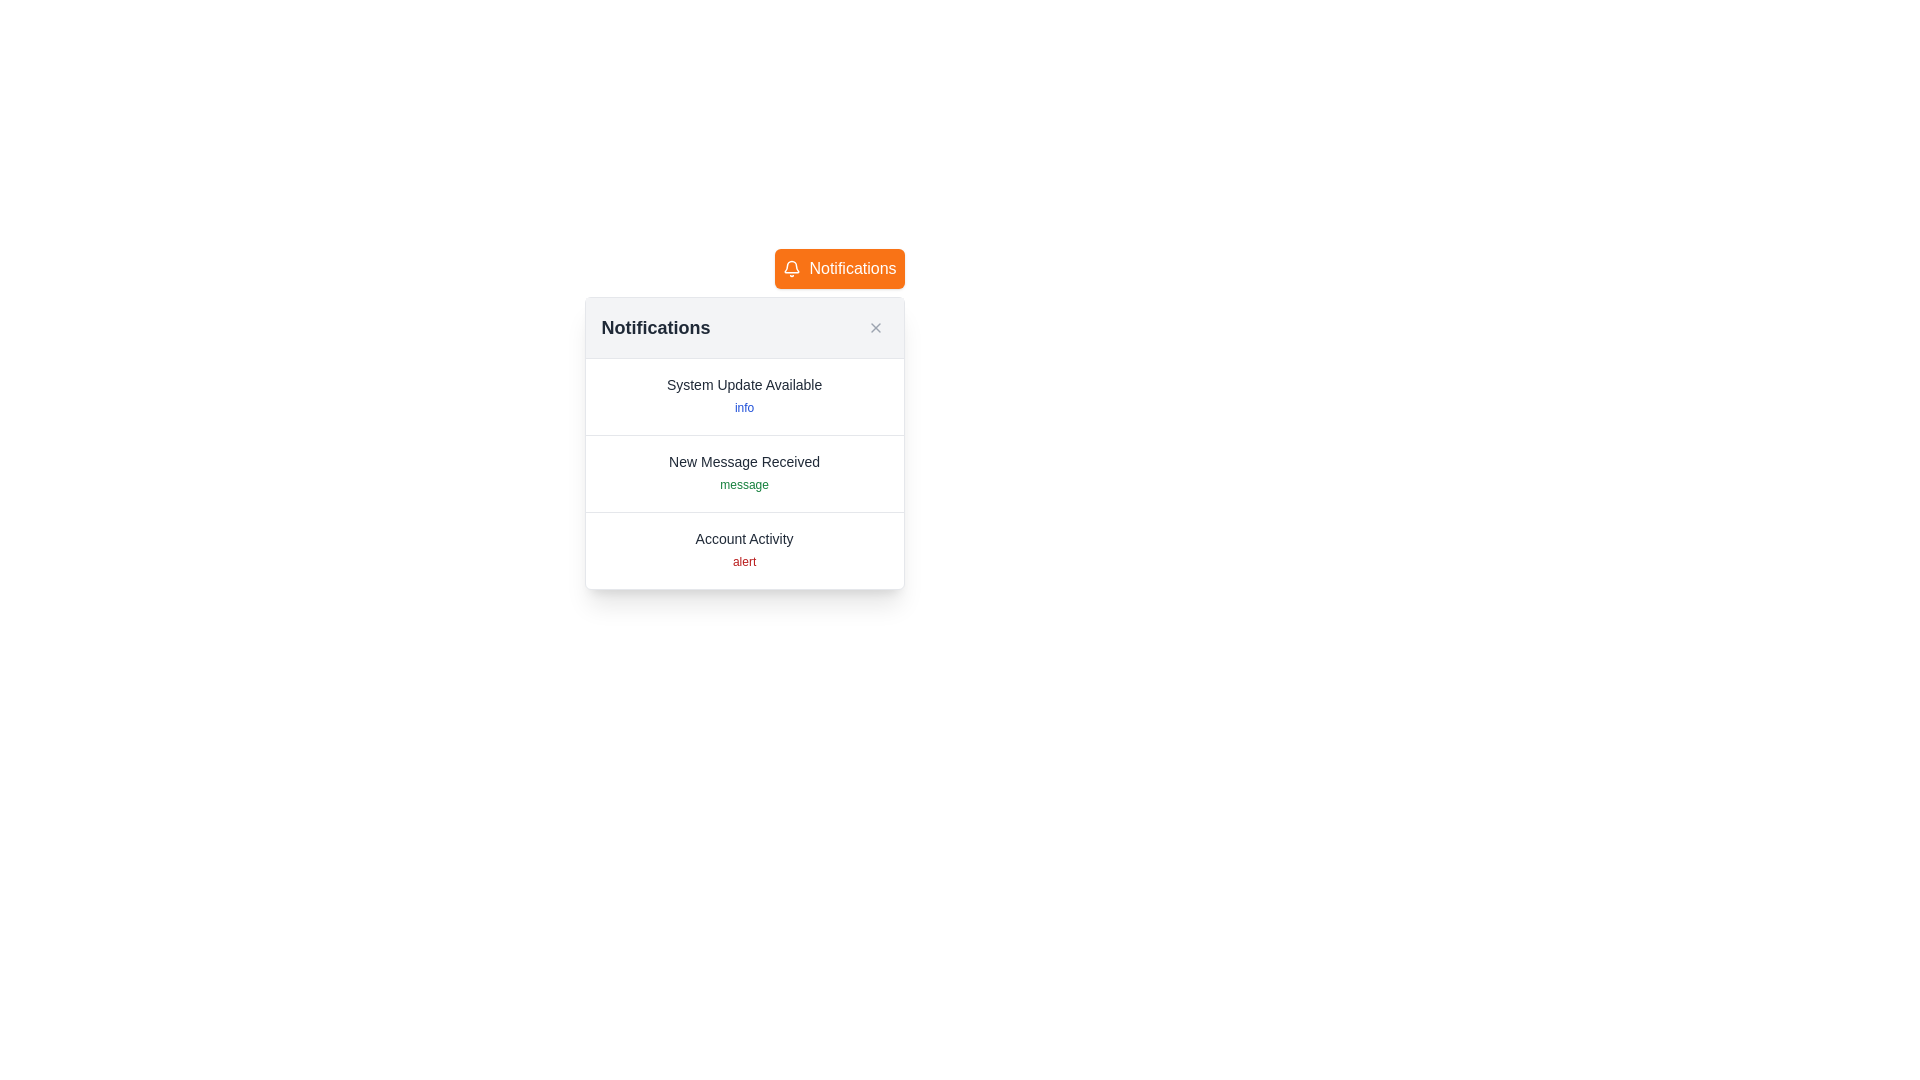 This screenshot has height=1080, width=1920. I want to click on the text label that displays the title of the notification, positioned above the 'message' subtext and below the 'System Update Available' notification in the notification dialog, so click(743, 462).